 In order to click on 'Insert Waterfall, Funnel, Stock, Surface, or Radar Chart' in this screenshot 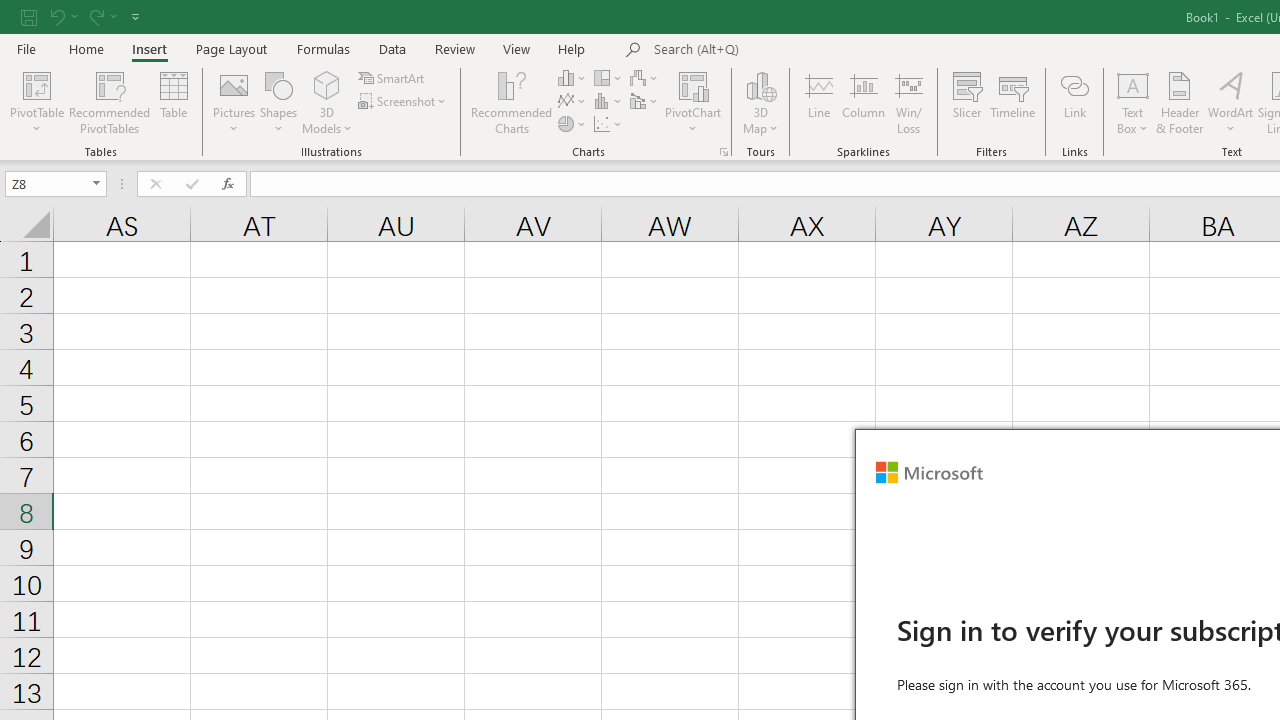, I will do `click(645, 77)`.